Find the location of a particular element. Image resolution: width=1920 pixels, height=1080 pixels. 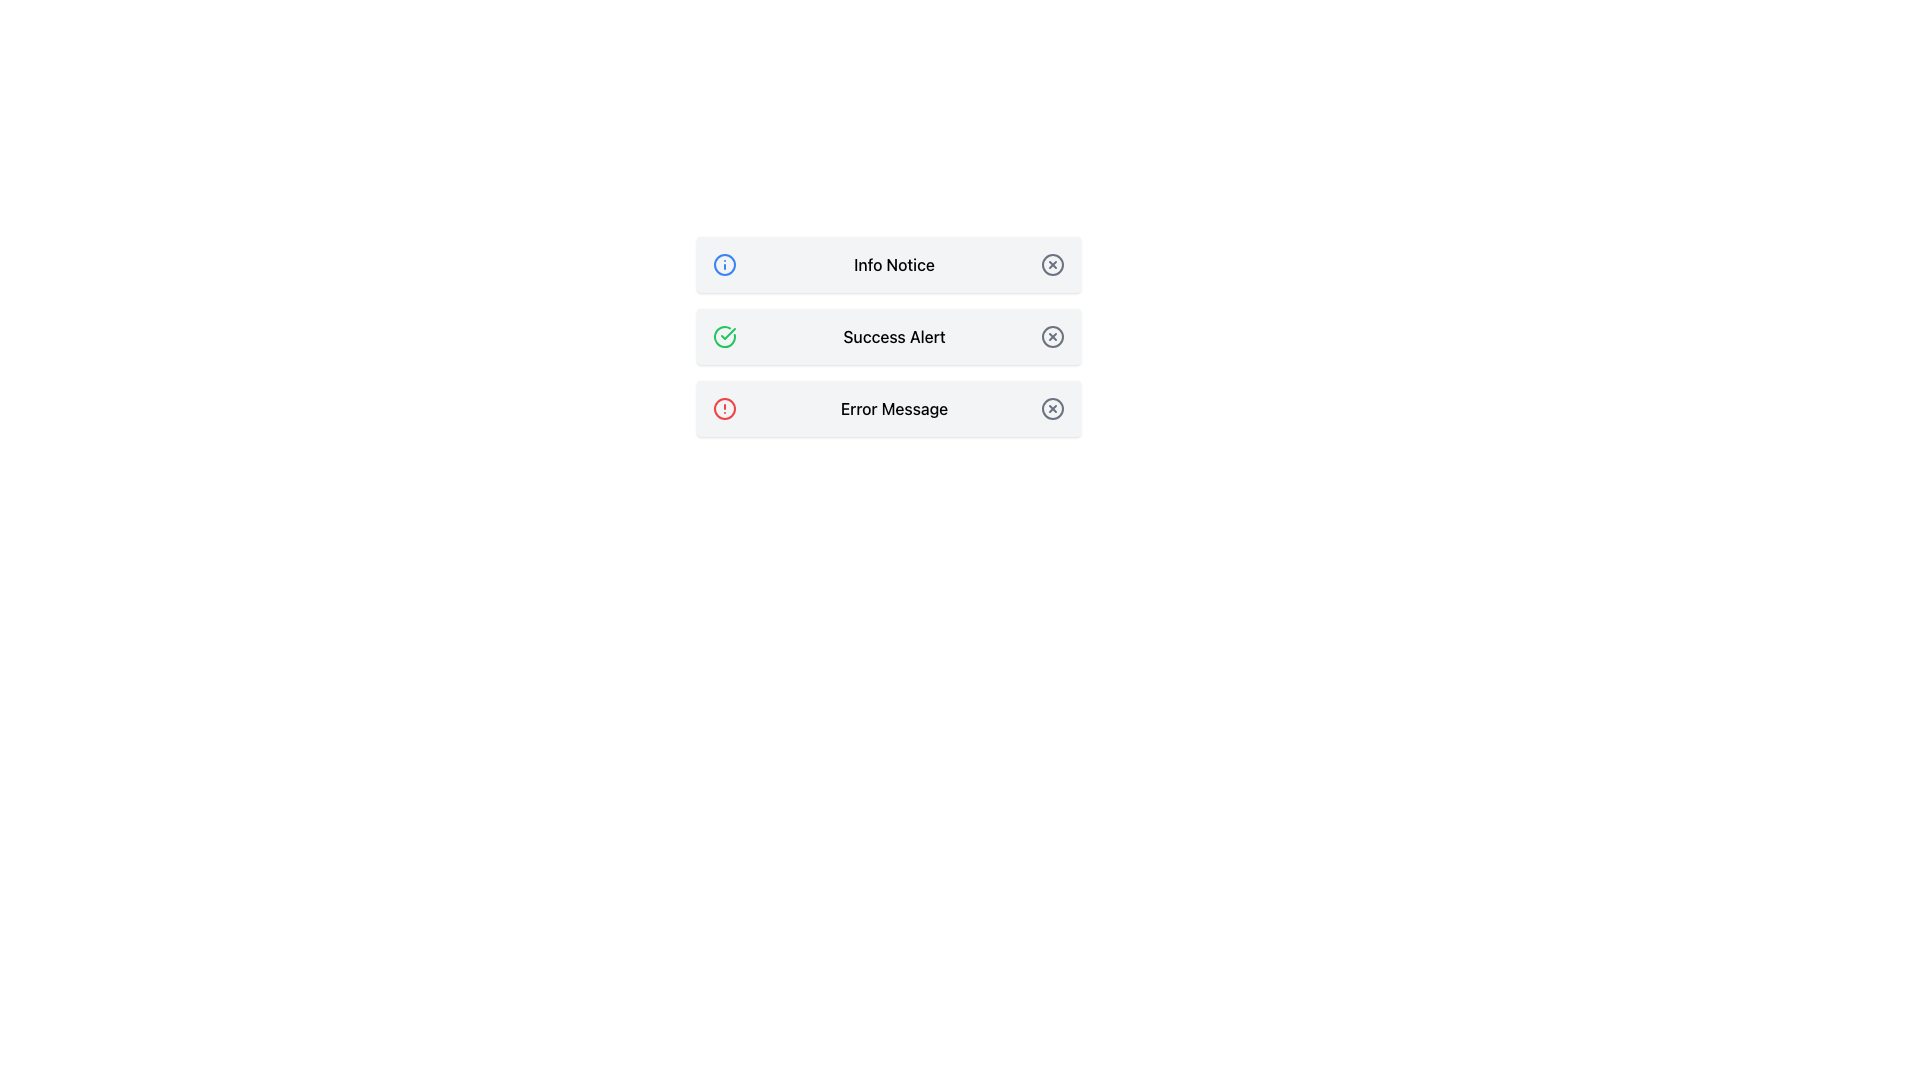

the 'Info Notice' text label, which is centrally aligned within the topmost notification card, located between a blue icon and a 'close' icon is located at coordinates (893, 264).